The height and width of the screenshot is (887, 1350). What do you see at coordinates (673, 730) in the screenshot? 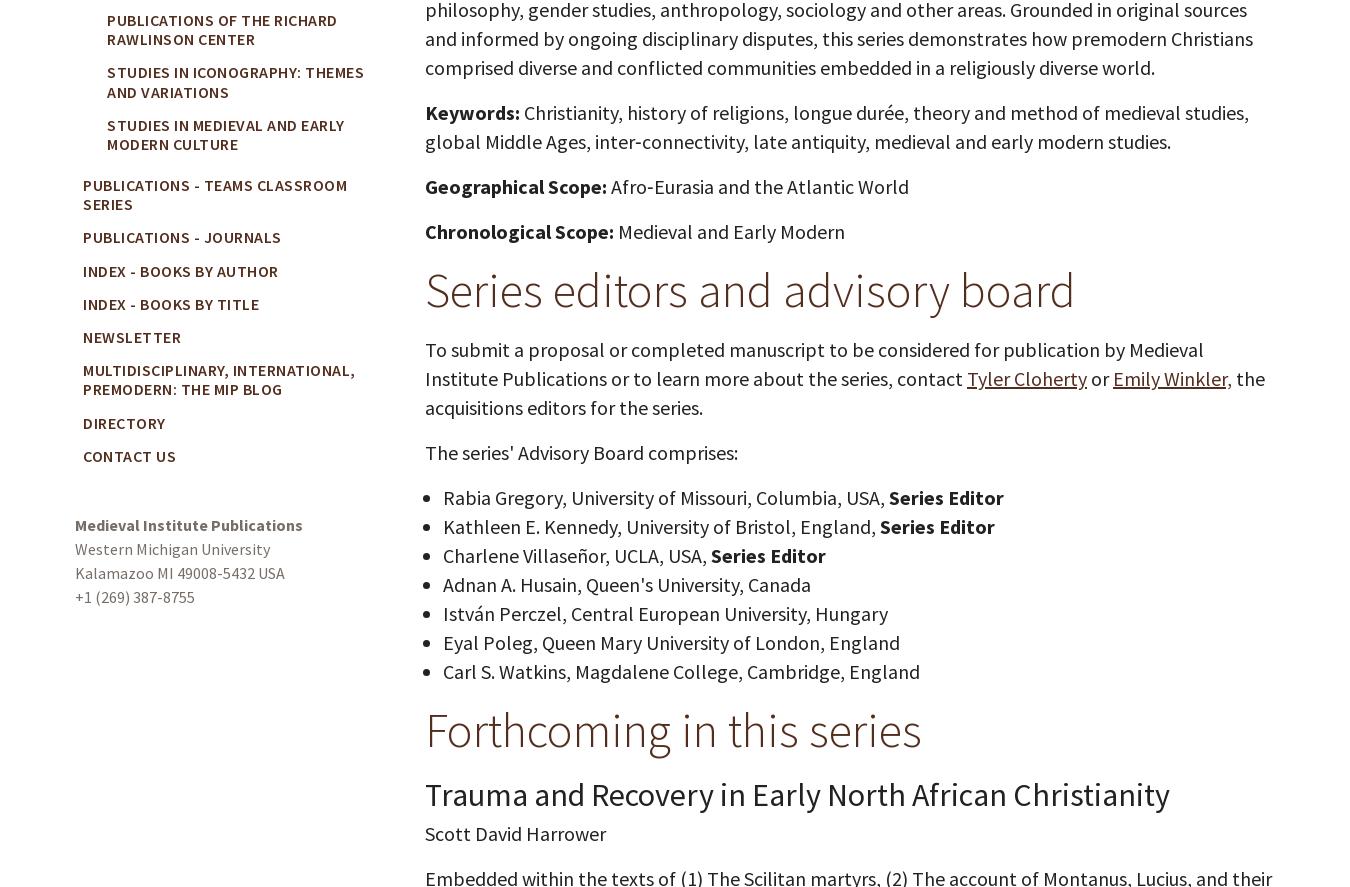
I see `'Forthcoming in this series'` at bounding box center [673, 730].